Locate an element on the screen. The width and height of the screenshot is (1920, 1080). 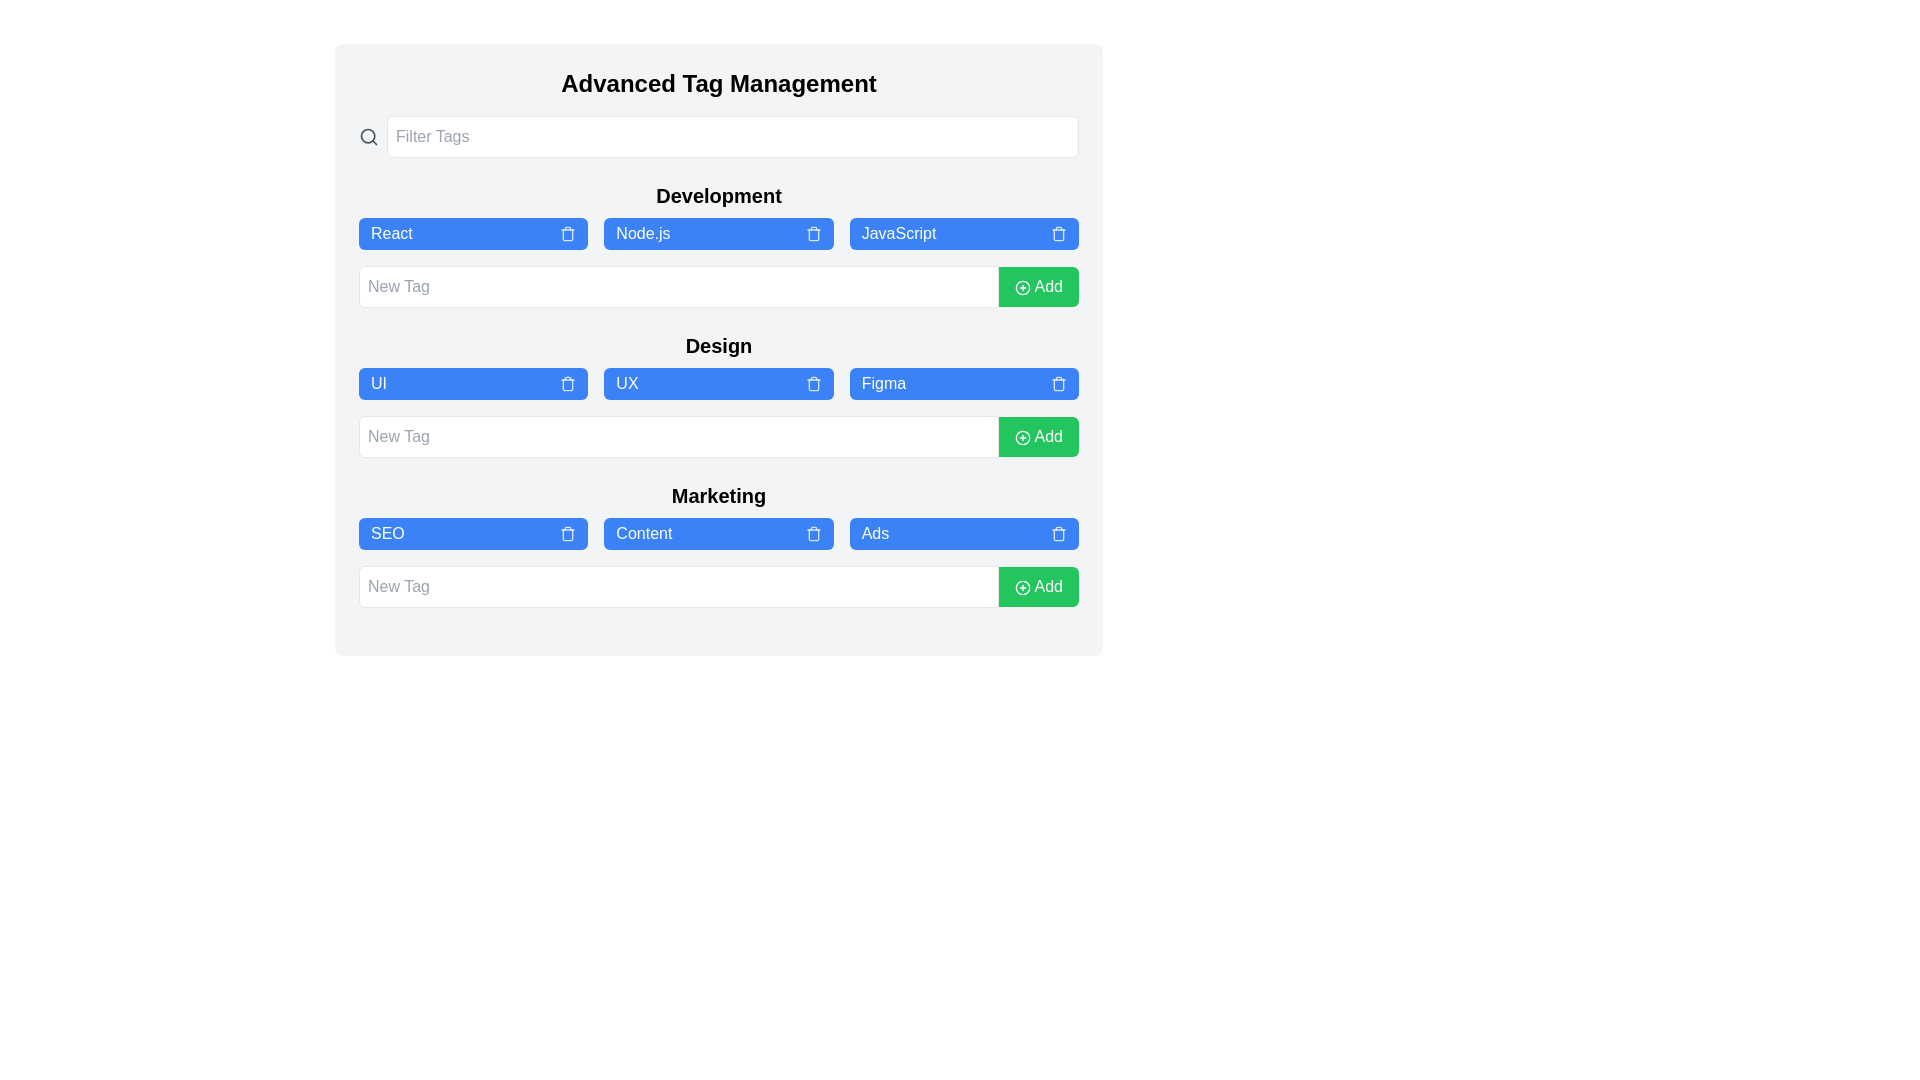
the blue pill-shaped button labeled 'SEO' located is located at coordinates (472, 532).